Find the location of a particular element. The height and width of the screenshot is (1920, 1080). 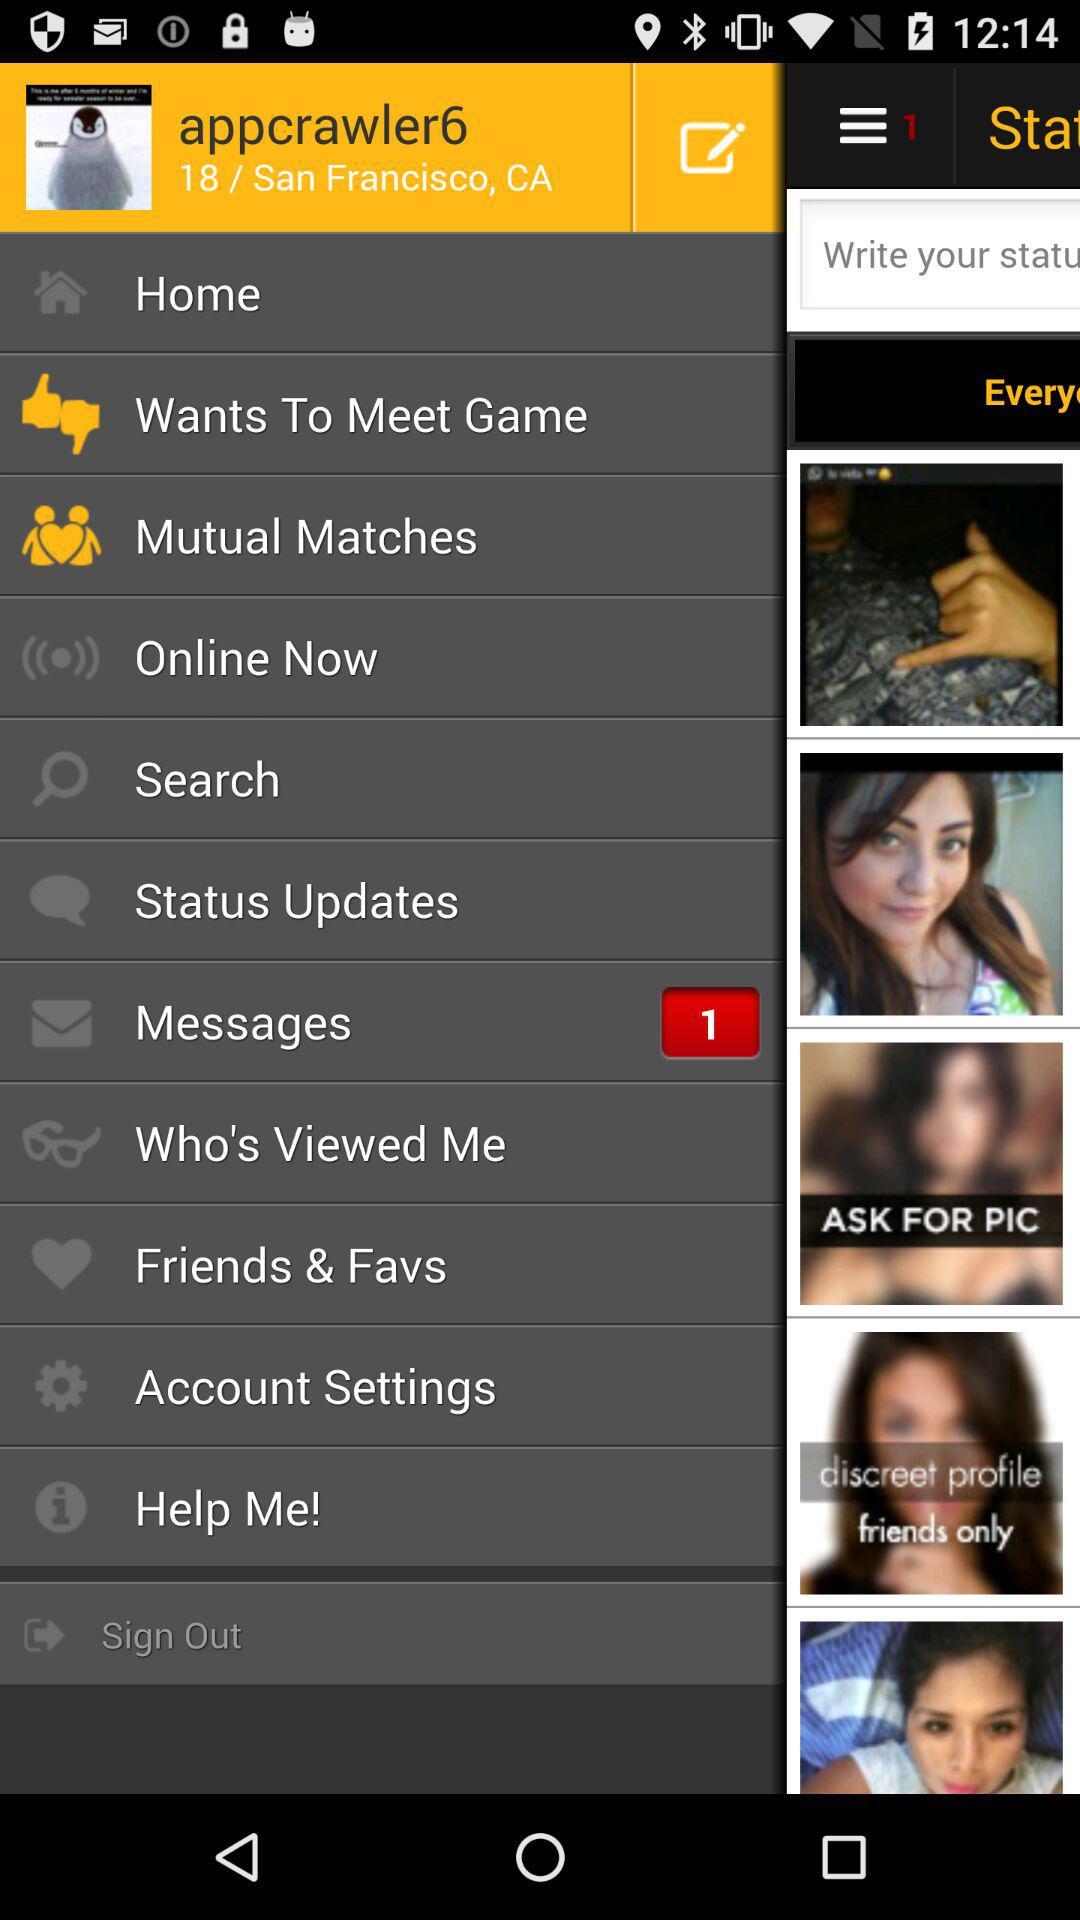

item above friends & favs icon is located at coordinates (393, 1142).